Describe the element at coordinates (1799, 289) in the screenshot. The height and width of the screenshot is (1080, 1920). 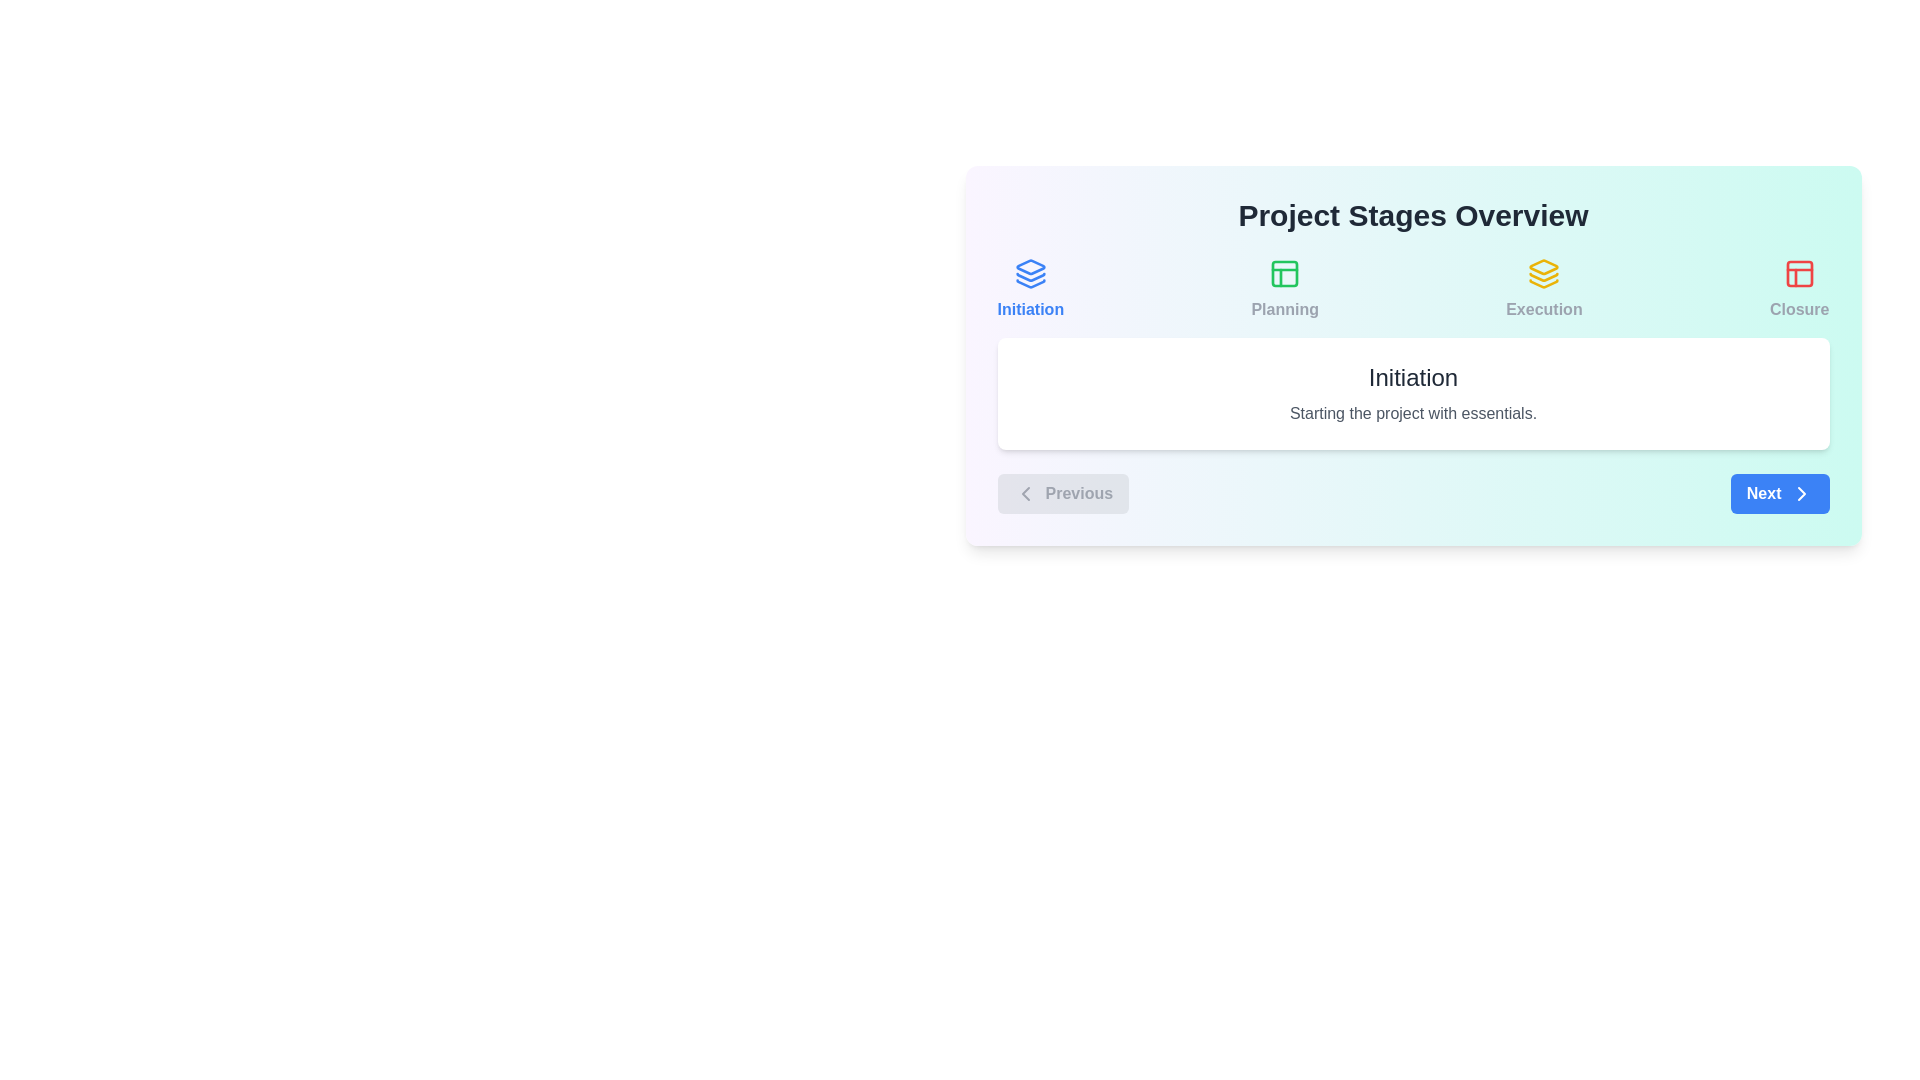
I see `fourth item in the sequence of stage indicators, which is a red icon representing a rectangular pane with sections and a gray label 'Closure' below it` at that location.